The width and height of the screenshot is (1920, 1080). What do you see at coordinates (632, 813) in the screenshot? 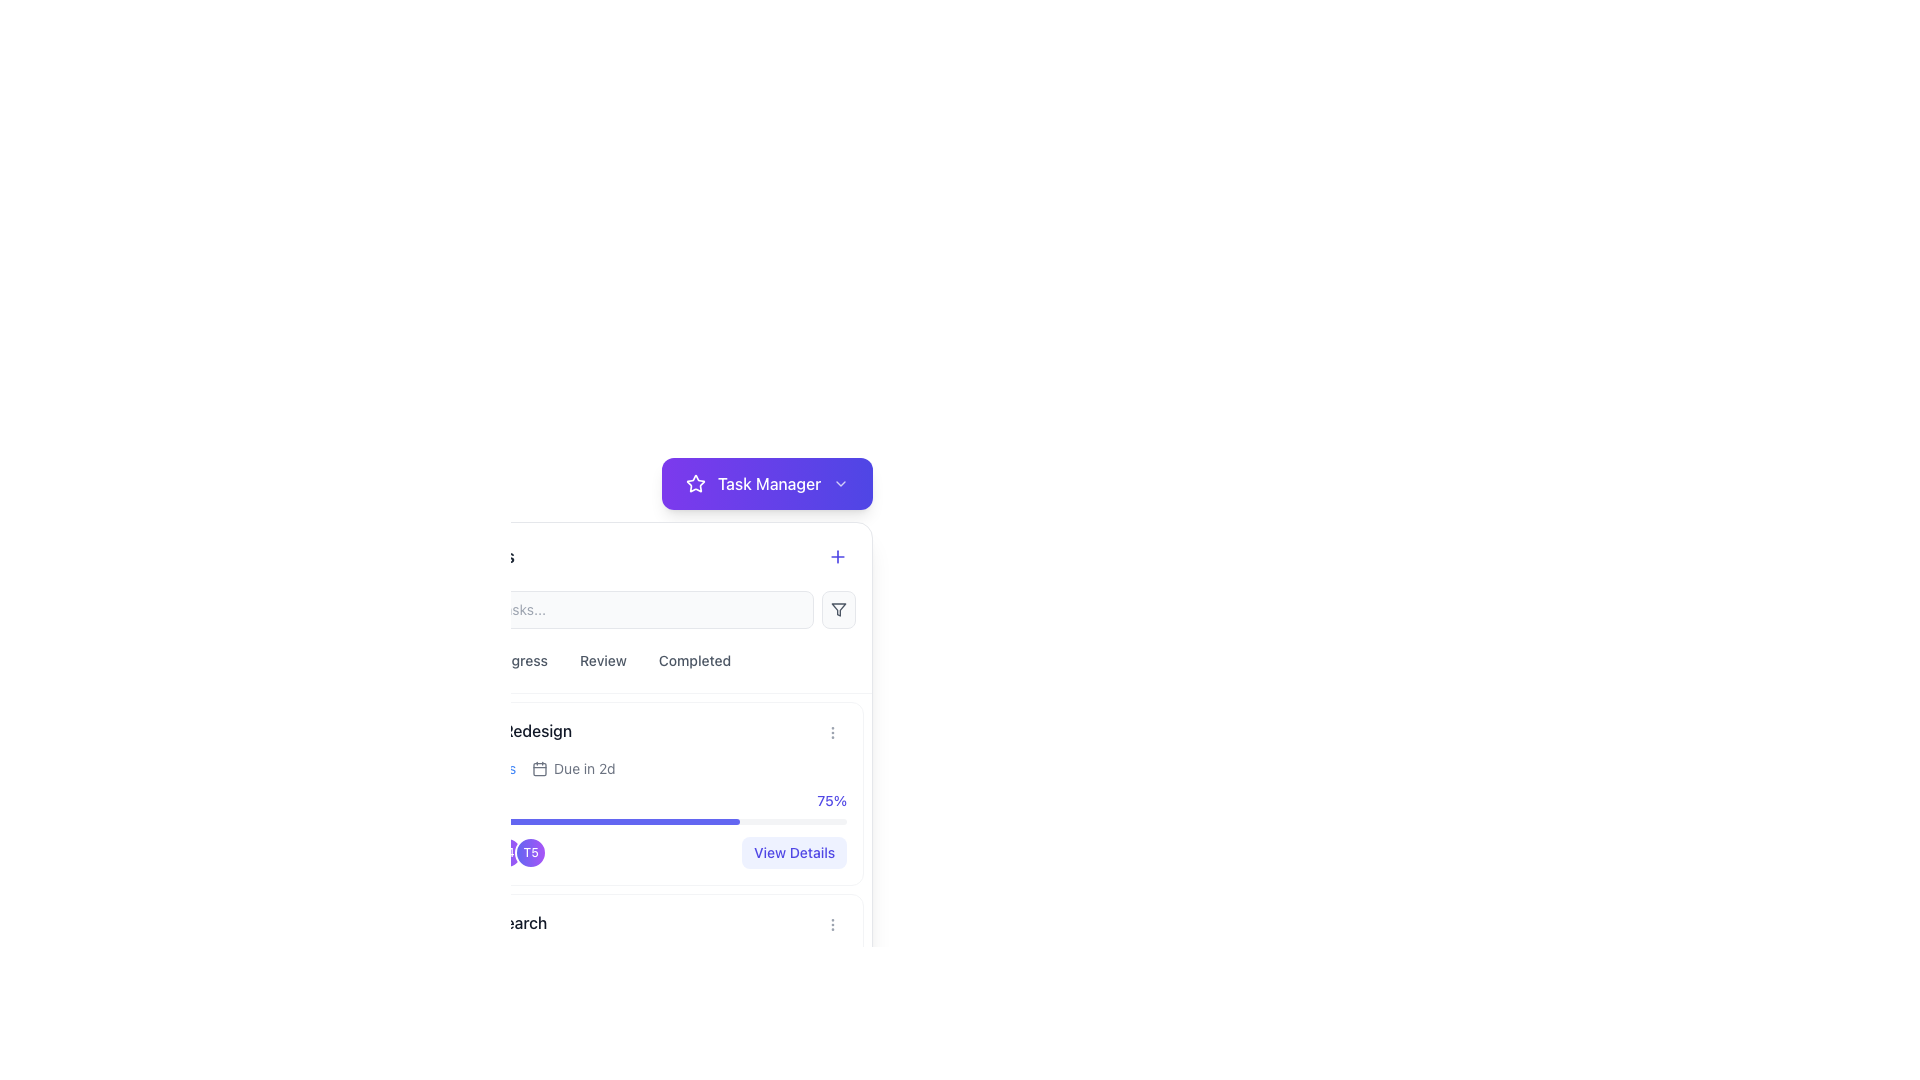
I see `the composite element containing the progress bar, buttons, and text labels for the 'Website Redesign' project` at bounding box center [632, 813].